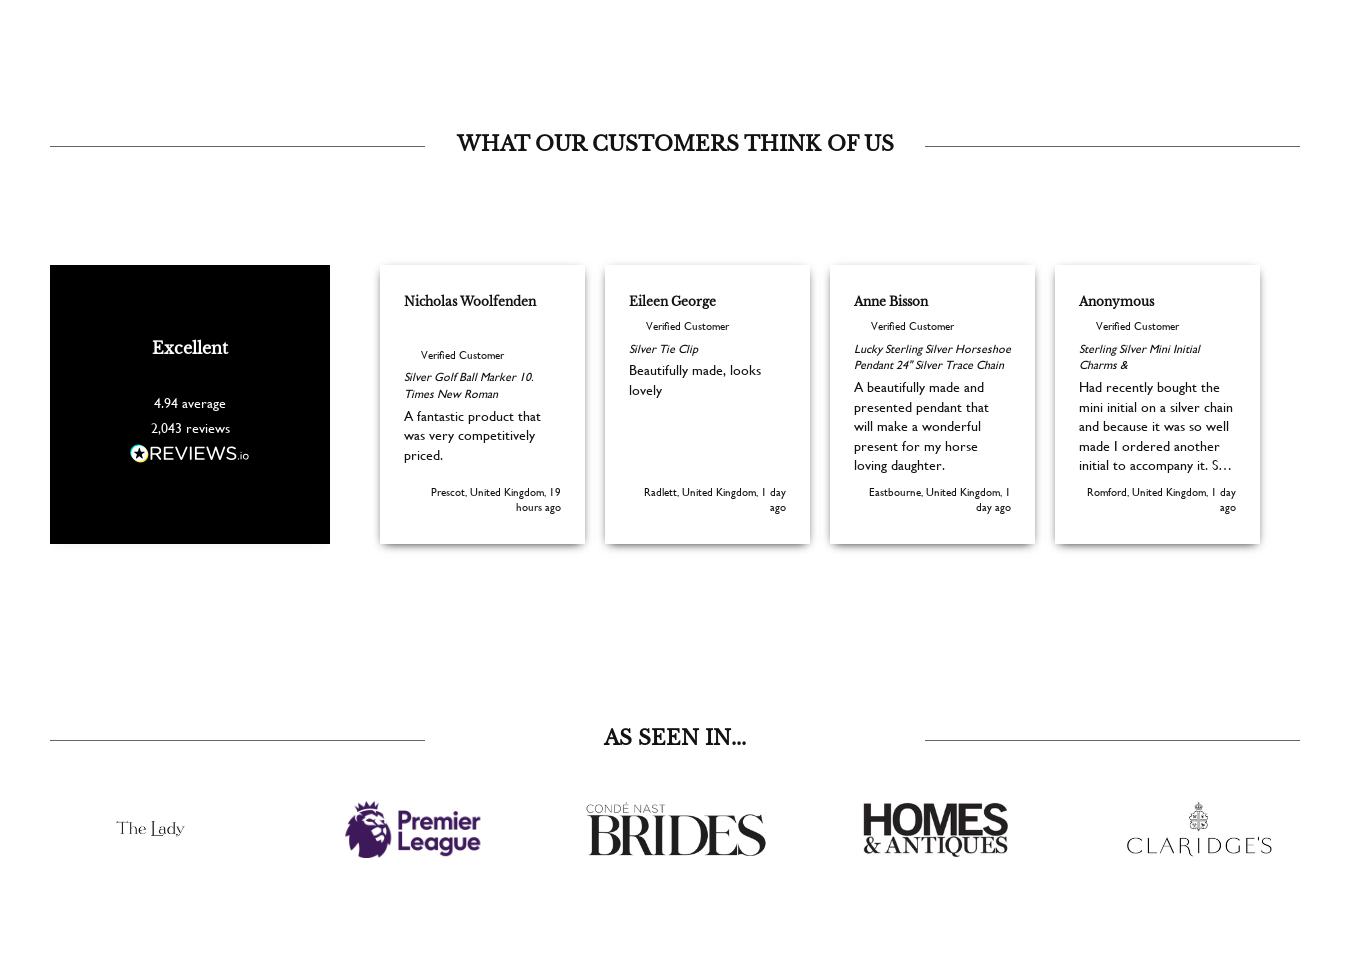 The height and width of the screenshot is (966, 1350). I want to click on 'Silver Tie Clip', so click(663, 376).